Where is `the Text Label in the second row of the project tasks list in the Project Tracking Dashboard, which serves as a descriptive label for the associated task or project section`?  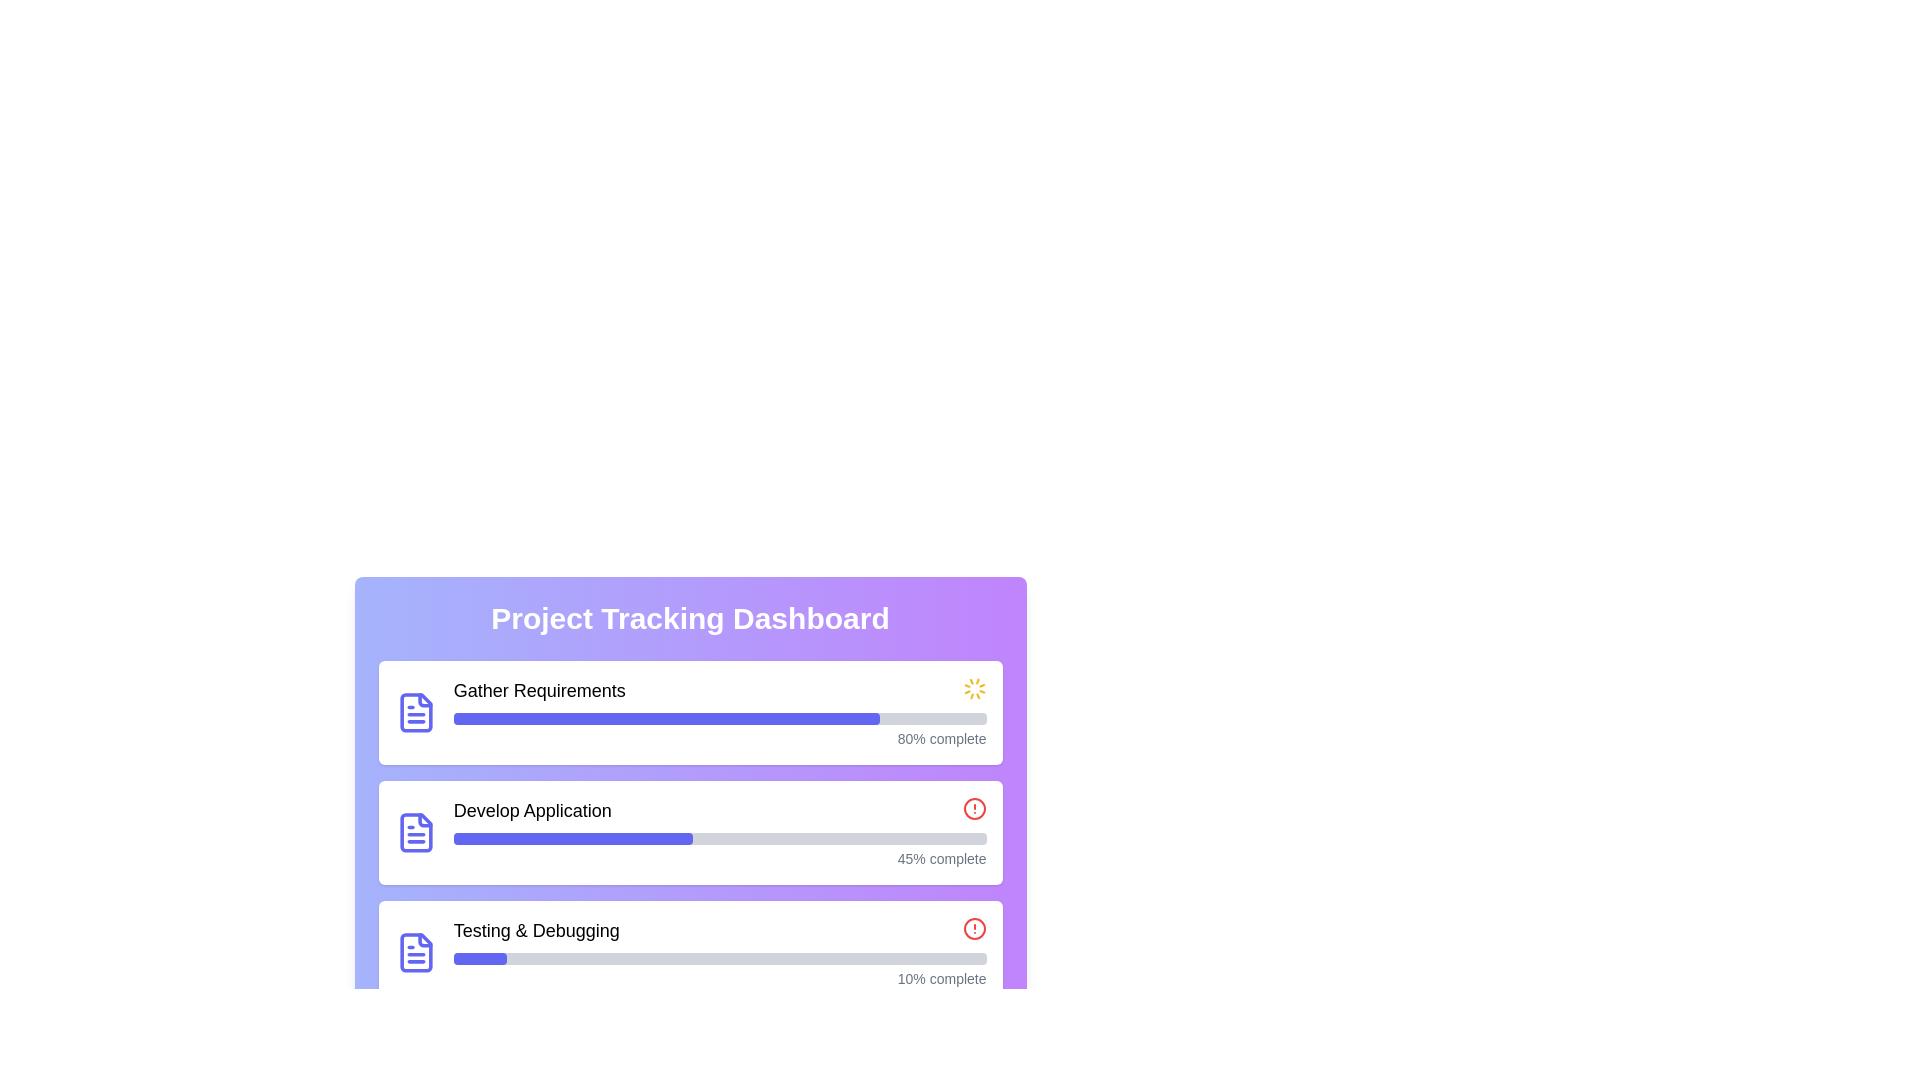 the Text Label in the second row of the project tasks list in the Project Tracking Dashboard, which serves as a descriptive label for the associated task or project section is located at coordinates (532, 810).